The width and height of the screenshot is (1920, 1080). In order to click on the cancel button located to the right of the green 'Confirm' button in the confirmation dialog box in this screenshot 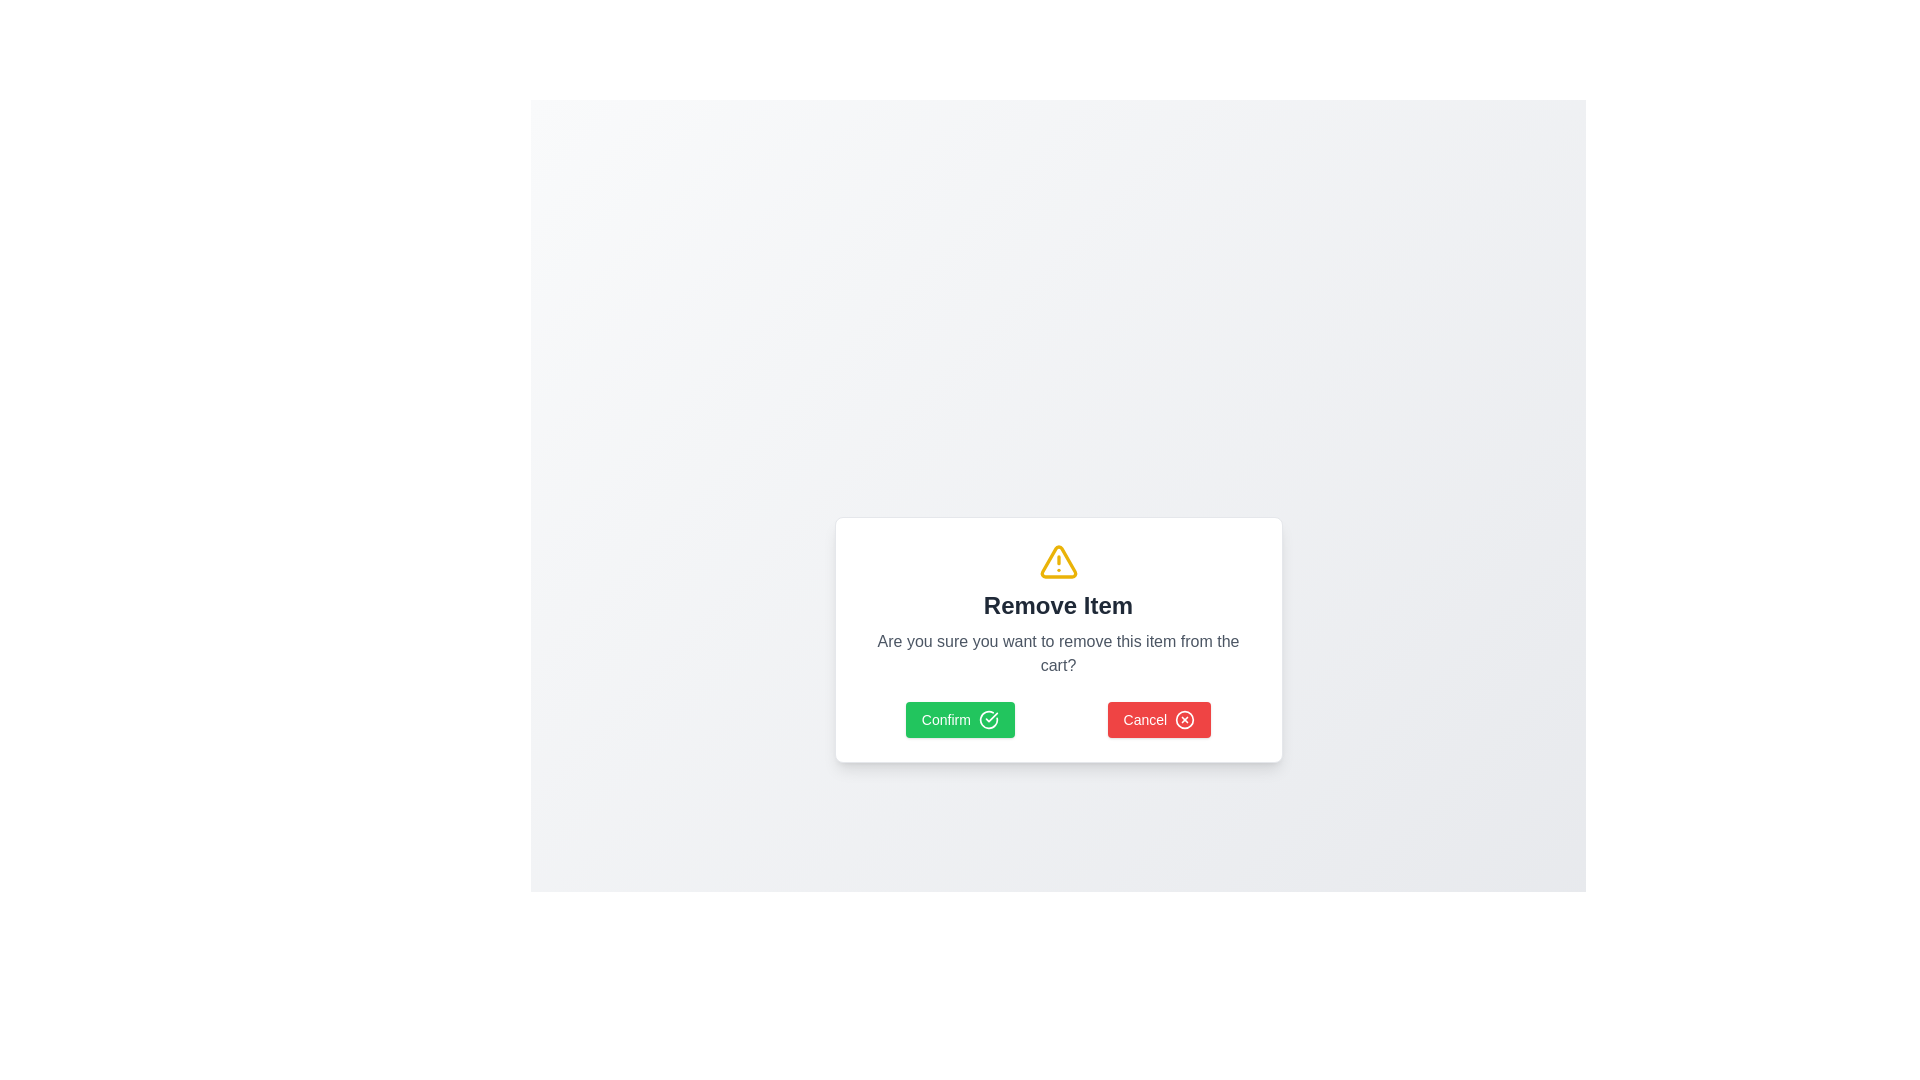, I will do `click(1159, 720)`.